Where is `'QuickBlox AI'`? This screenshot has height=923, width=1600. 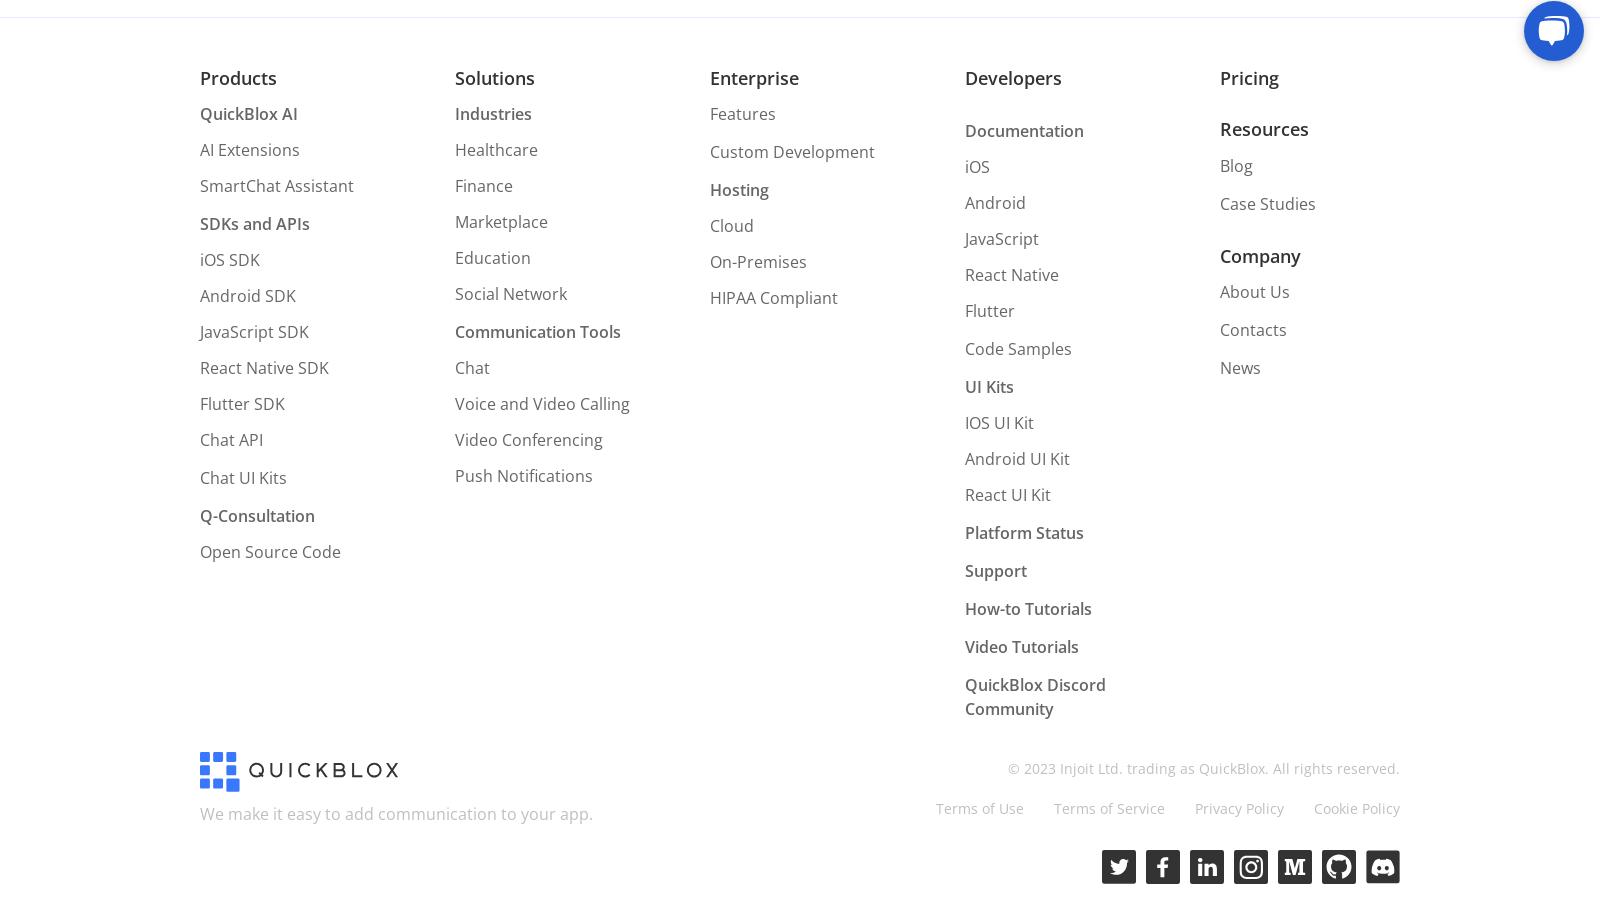 'QuickBlox AI' is located at coordinates (248, 113).